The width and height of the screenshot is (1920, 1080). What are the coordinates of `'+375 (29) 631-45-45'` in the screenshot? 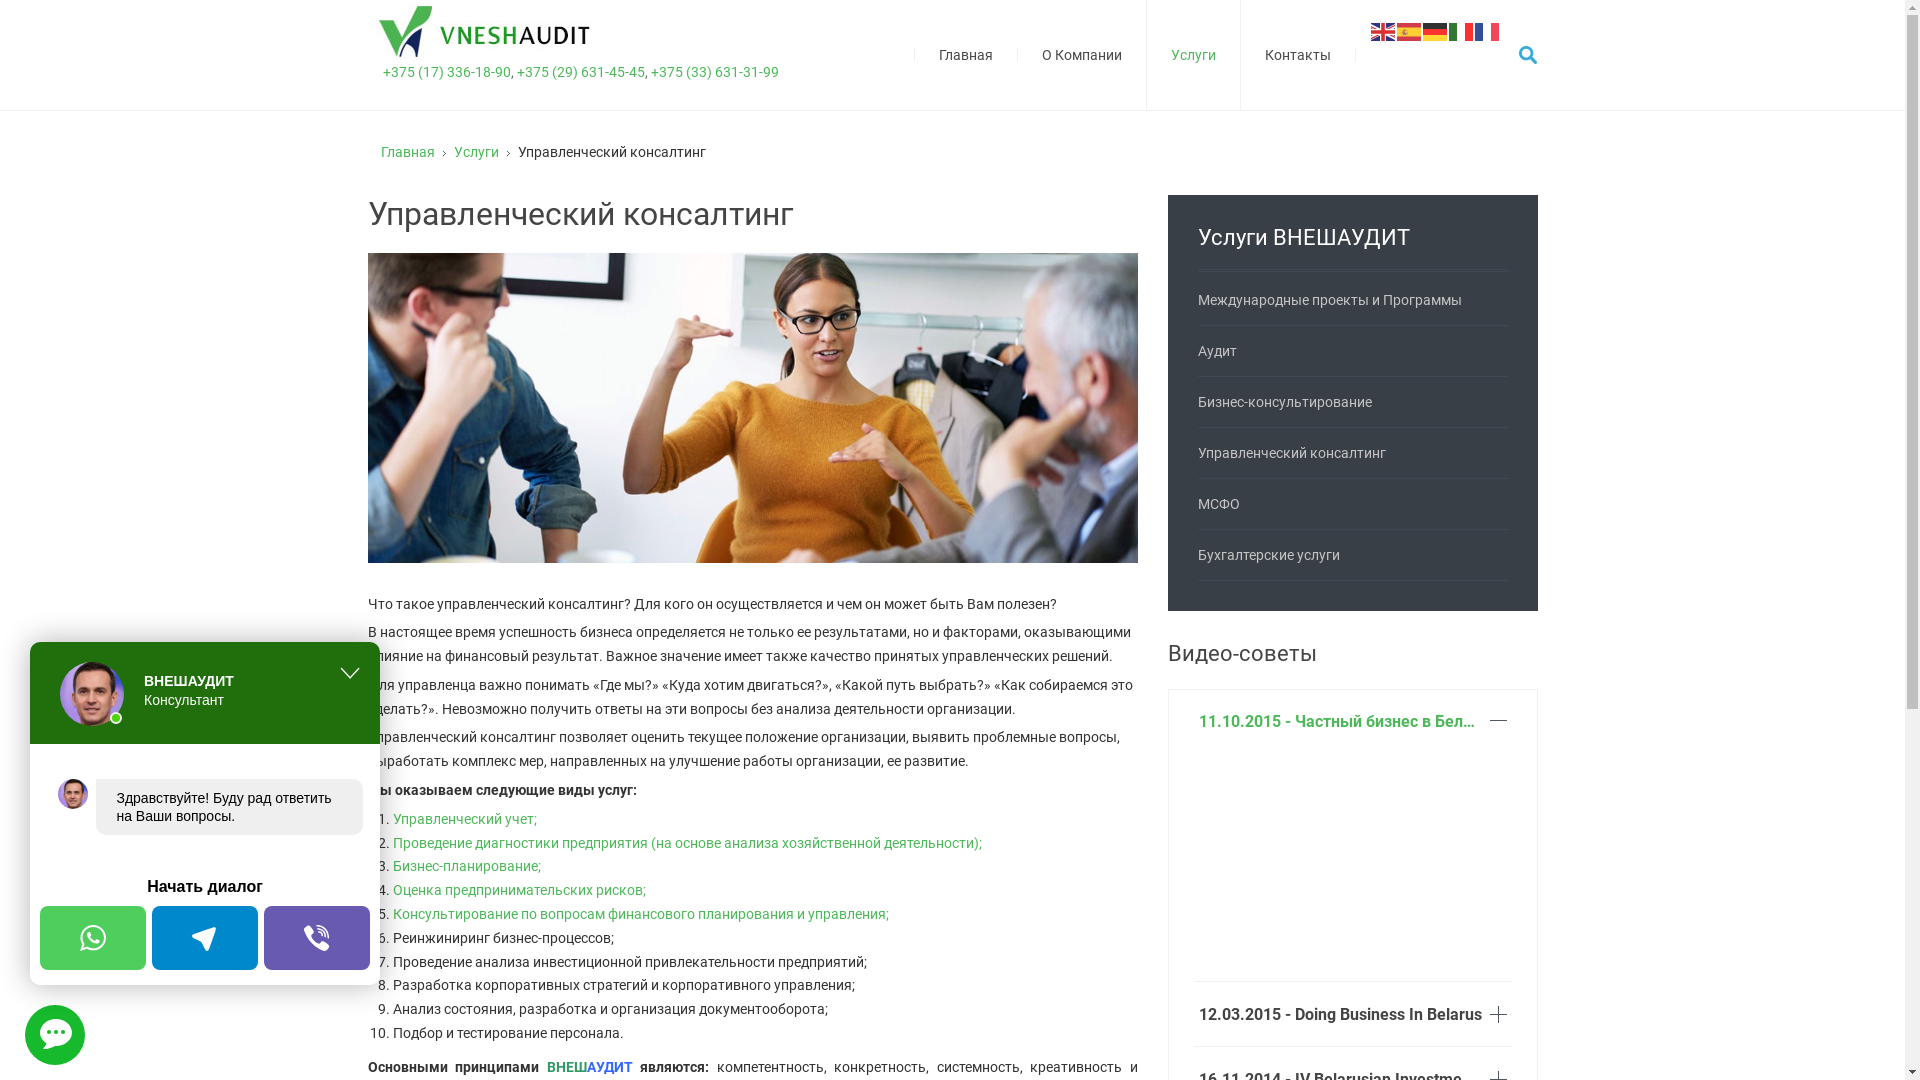 It's located at (579, 71).